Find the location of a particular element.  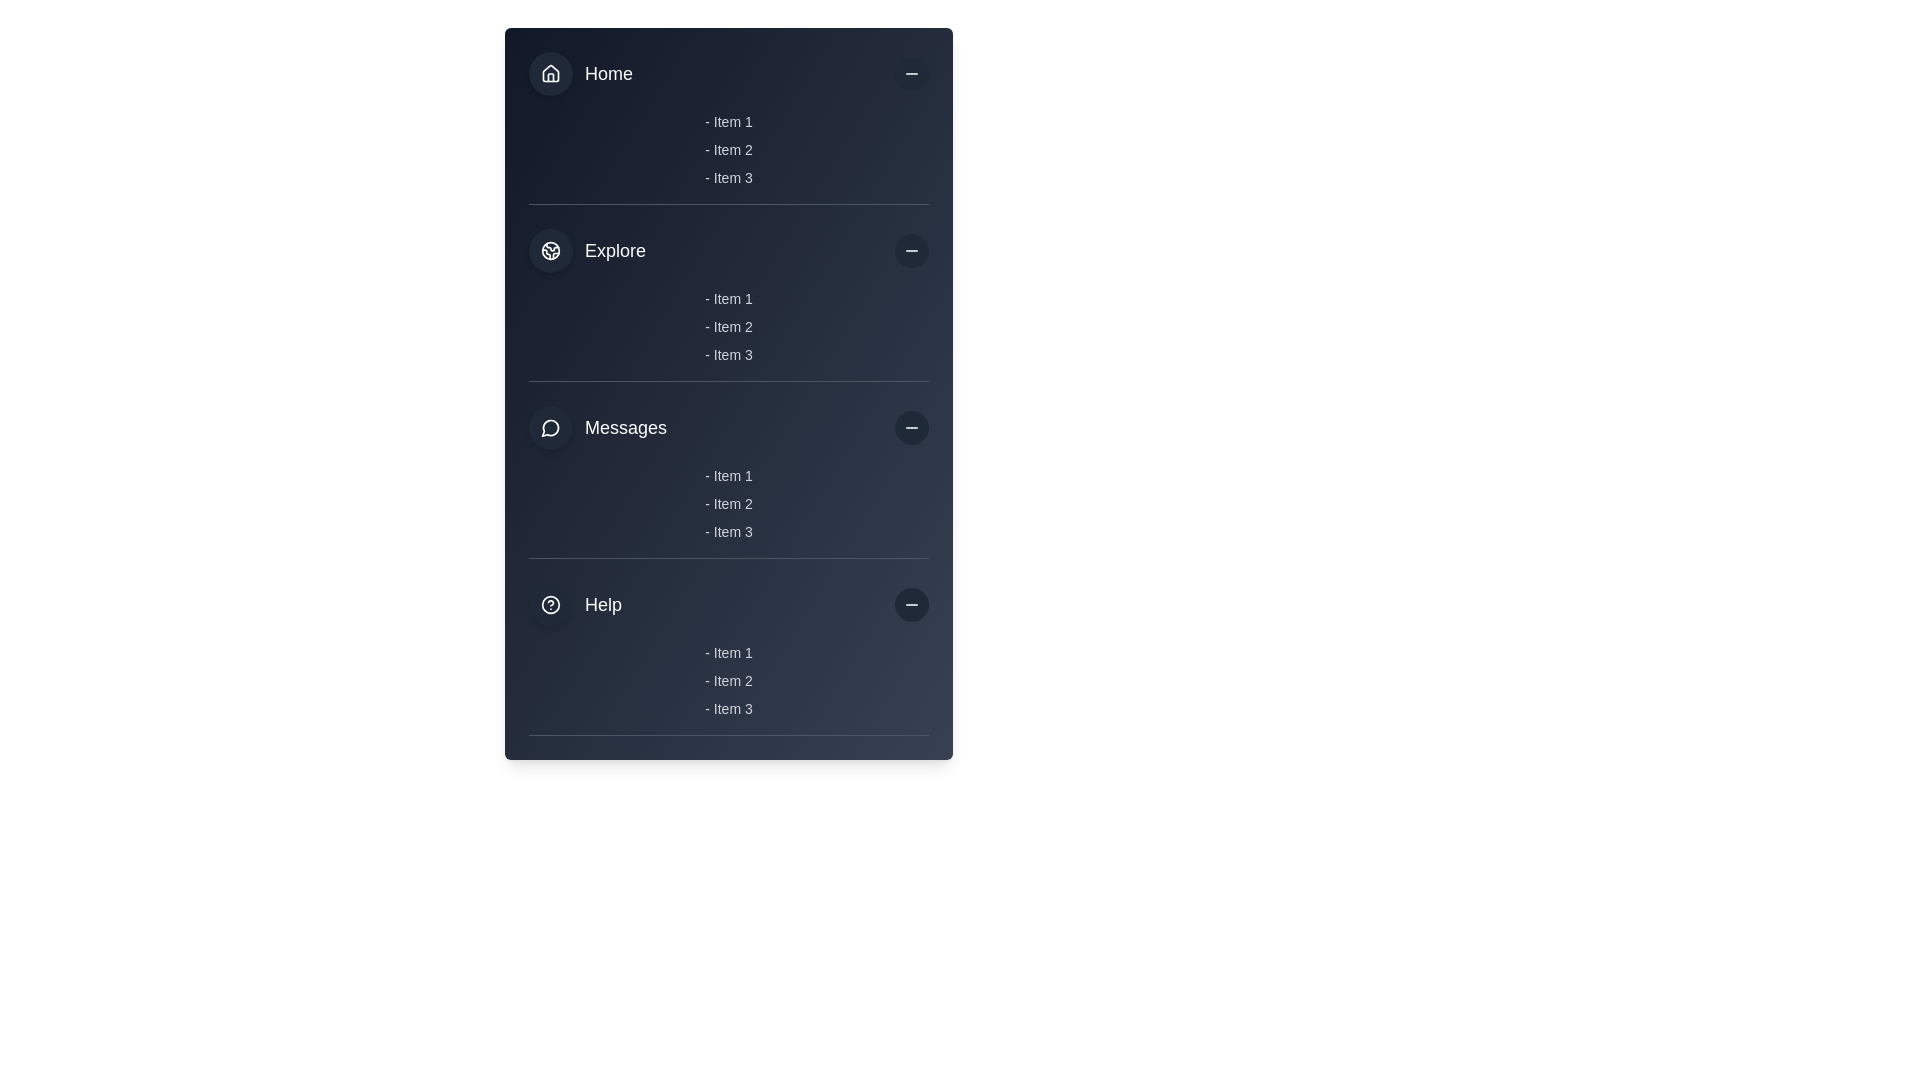

an individual item in the list located below the 'Home' heading, which is styled with gray text on a dark background is located at coordinates (728, 149).